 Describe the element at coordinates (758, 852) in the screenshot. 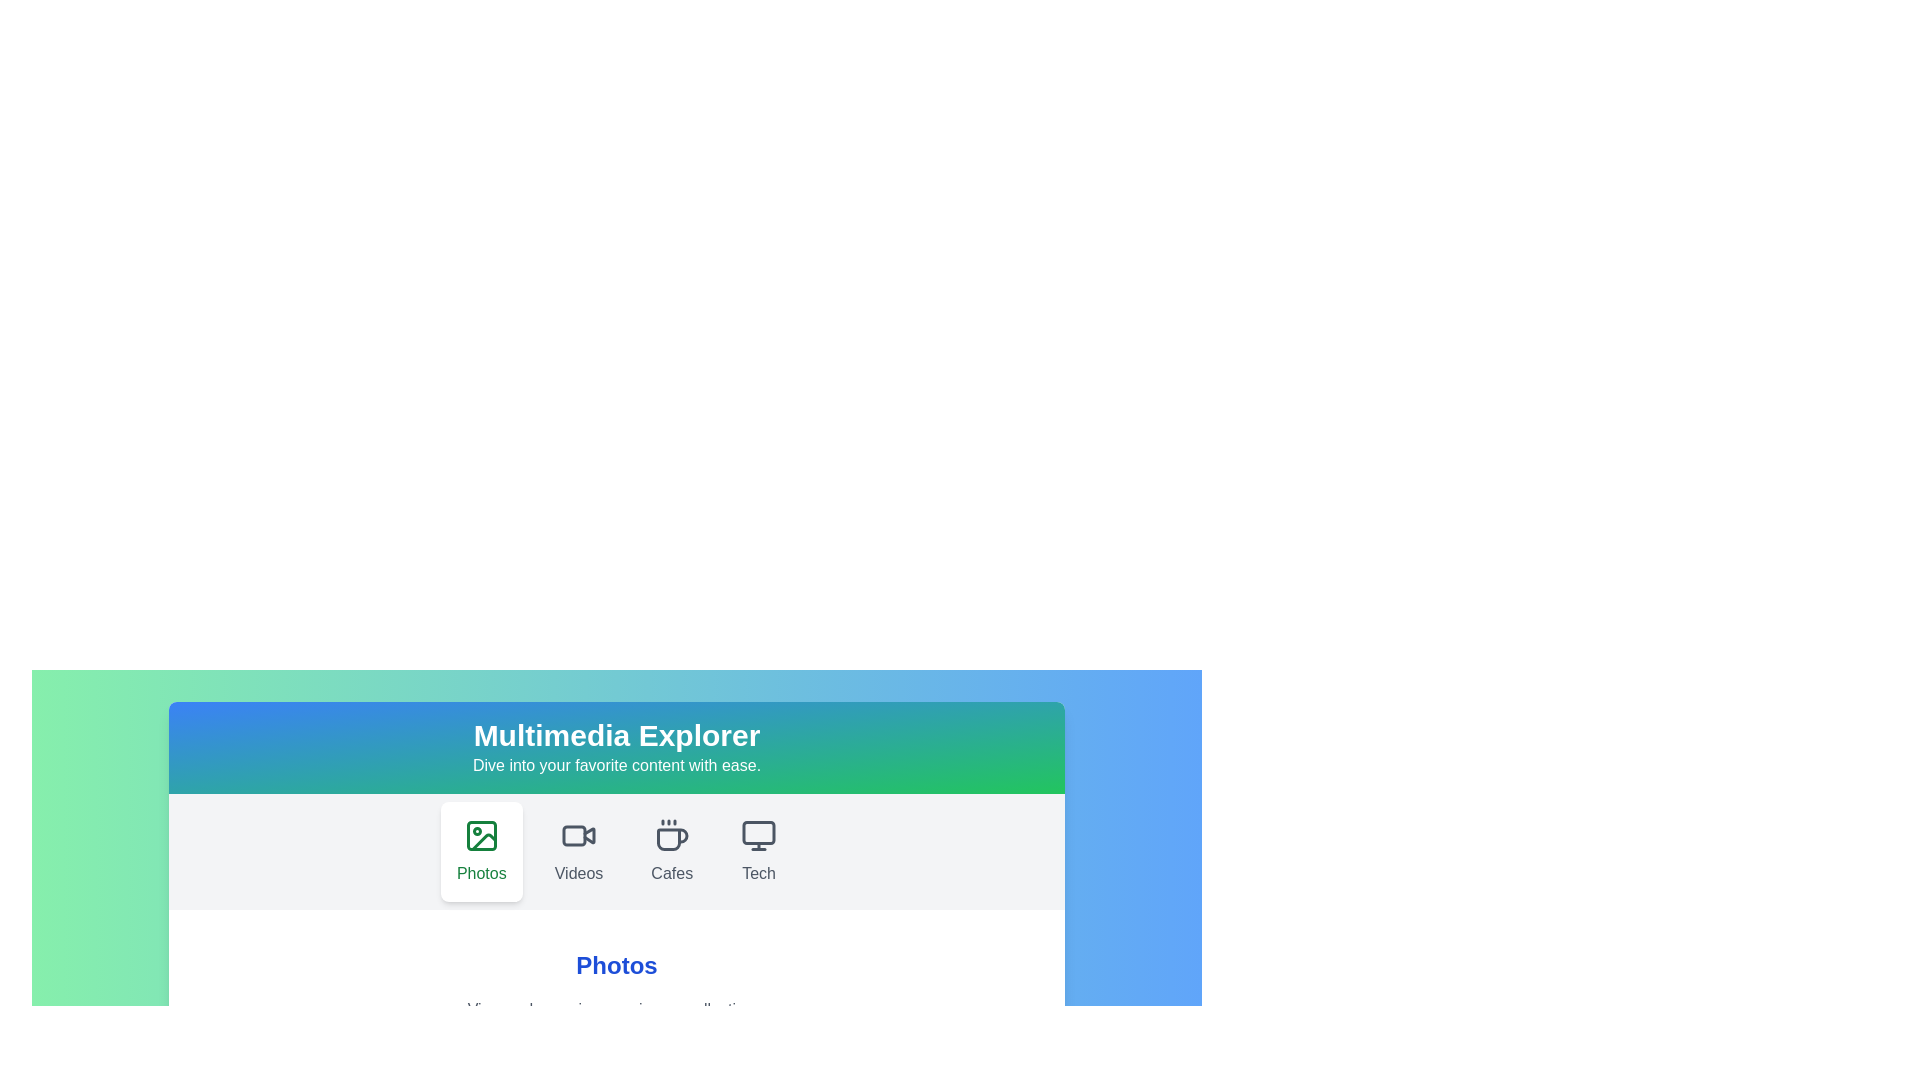

I see `the Tech tab by clicking its button` at that location.